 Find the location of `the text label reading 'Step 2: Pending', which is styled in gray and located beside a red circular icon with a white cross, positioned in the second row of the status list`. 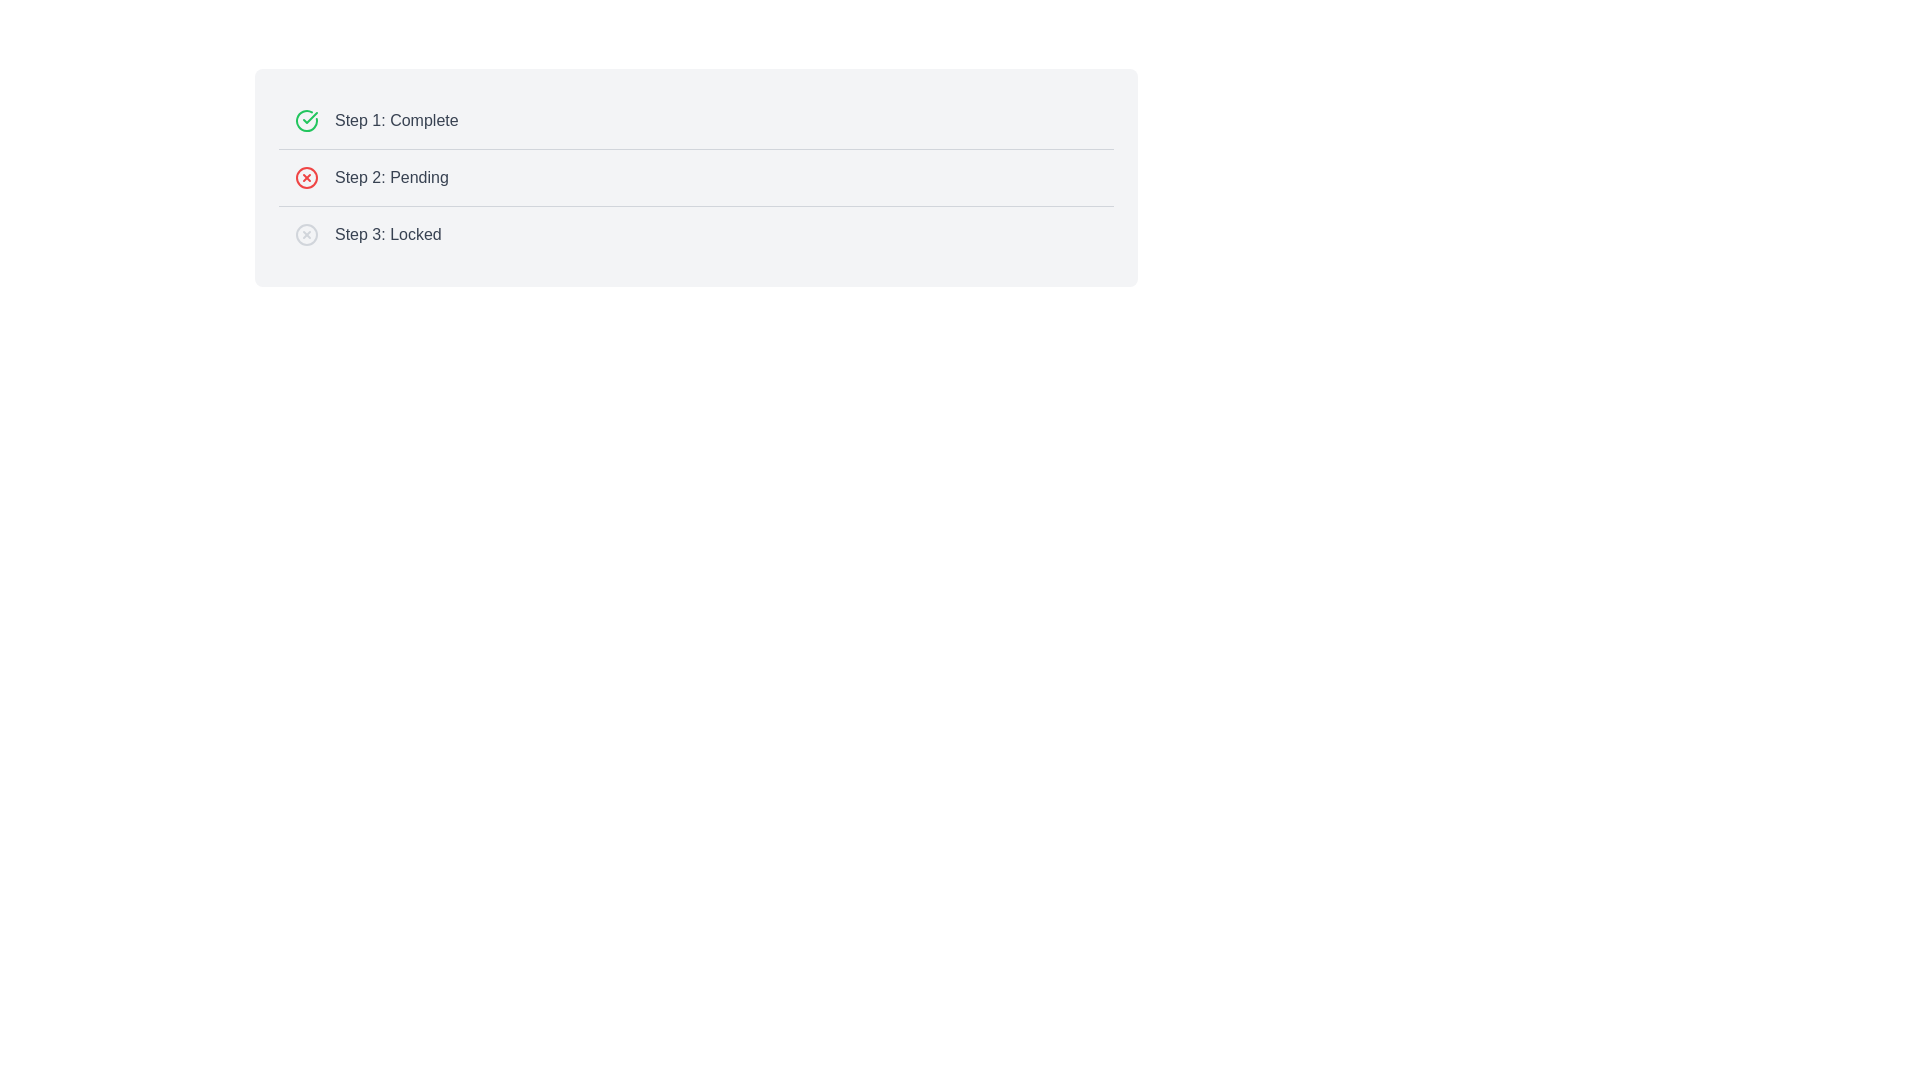

the text label reading 'Step 2: Pending', which is styled in gray and located beside a red circular icon with a white cross, positioned in the second row of the status list is located at coordinates (391, 176).